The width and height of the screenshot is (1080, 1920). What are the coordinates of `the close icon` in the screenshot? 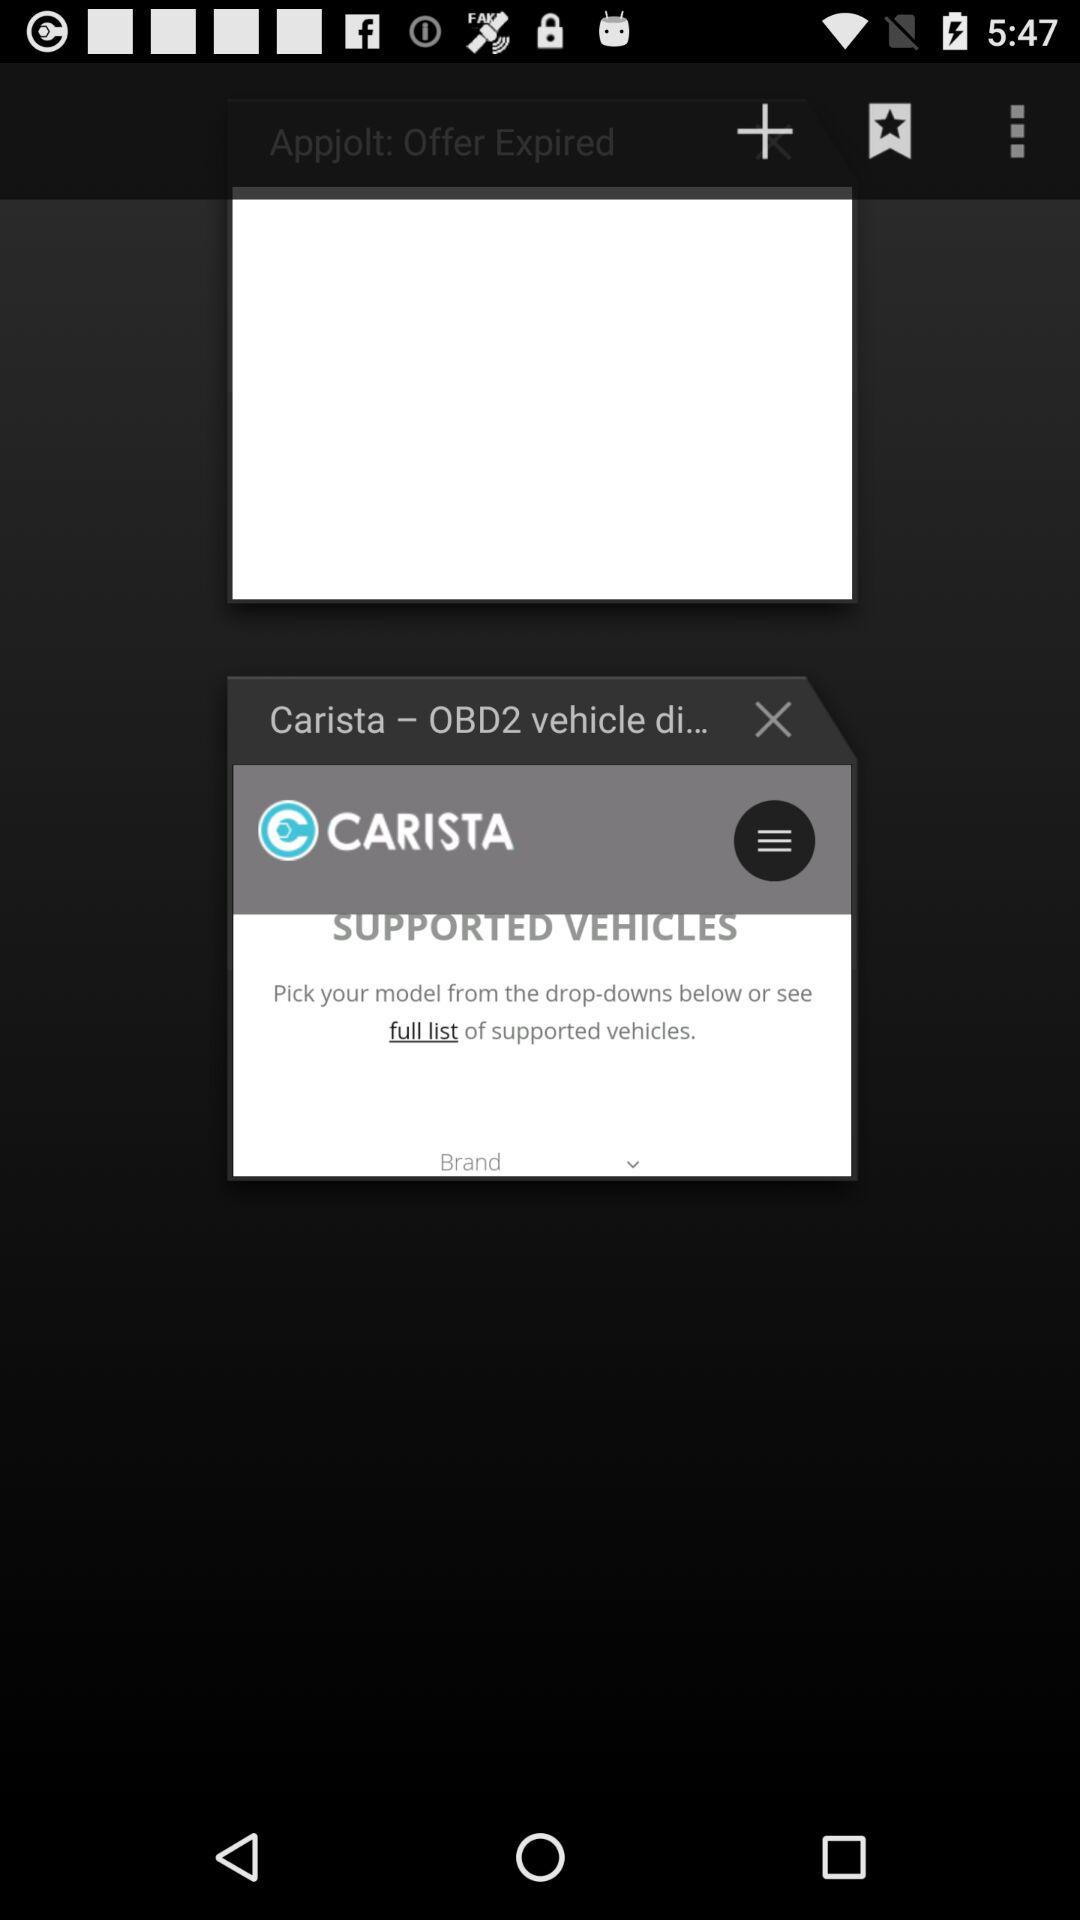 It's located at (782, 767).